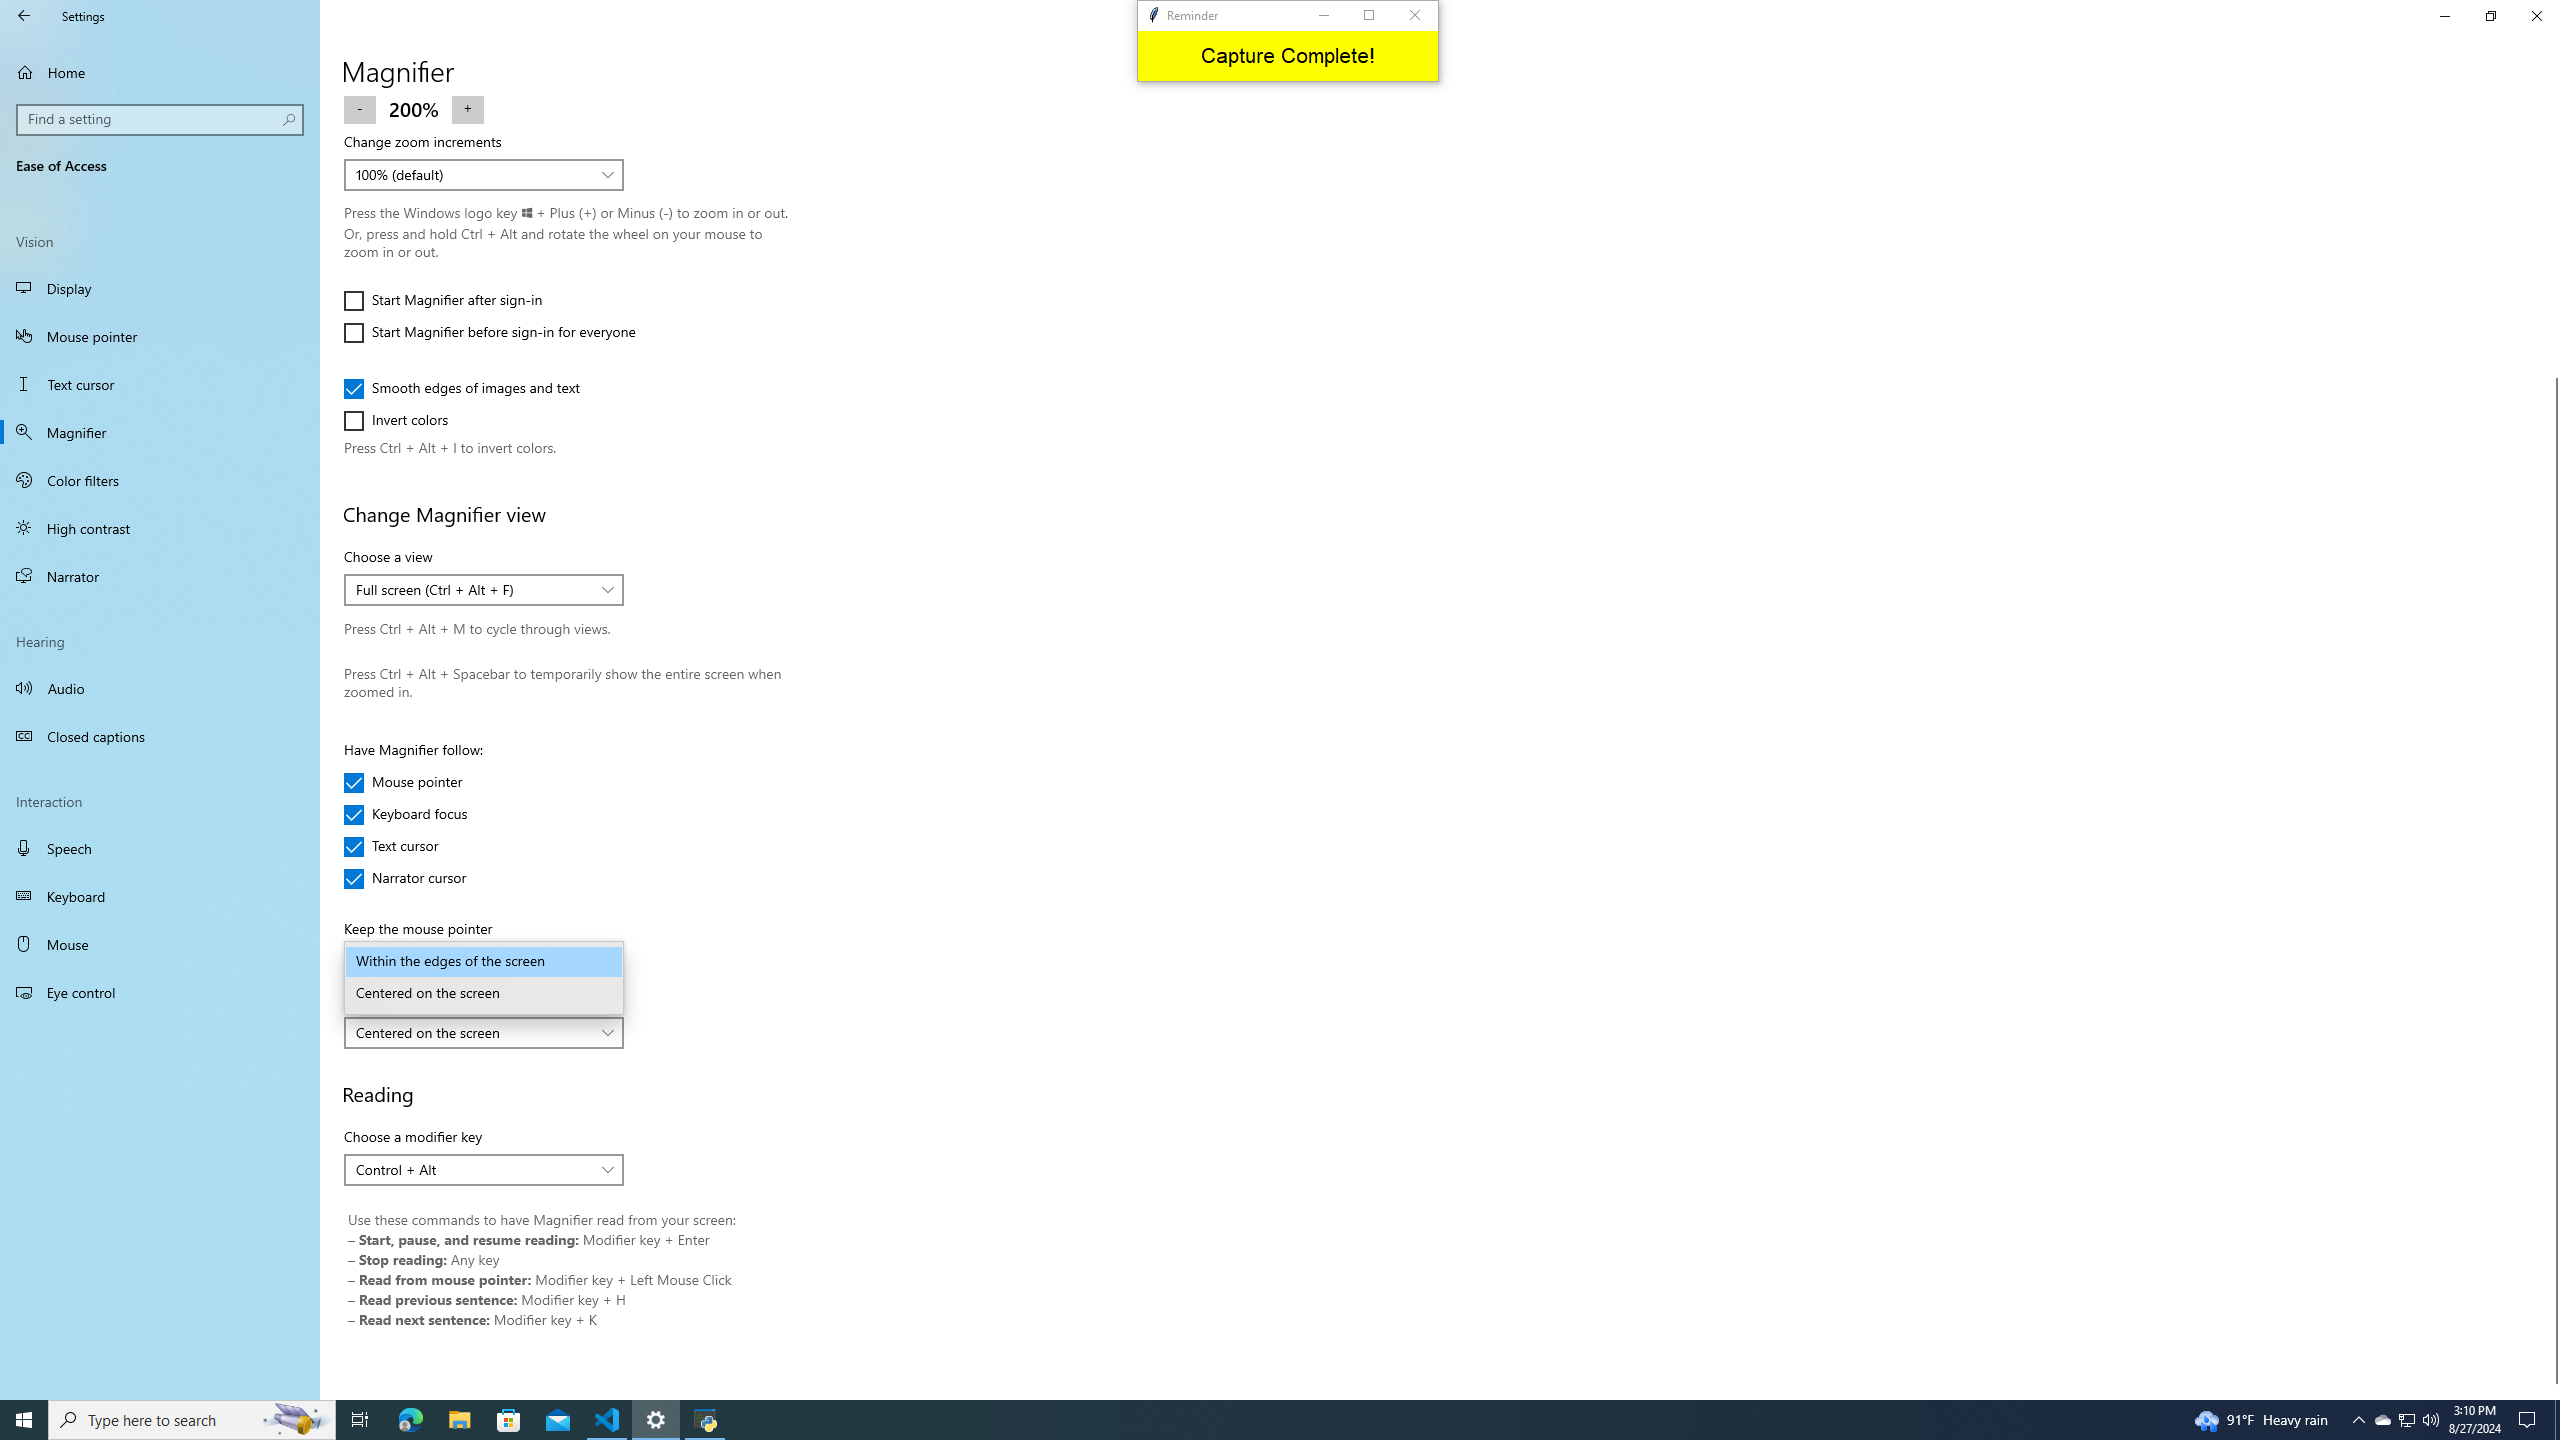  What do you see at coordinates (458, 1418) in the screenshot?
I see `'File Explorer'` at bounding box center [458, 1418].